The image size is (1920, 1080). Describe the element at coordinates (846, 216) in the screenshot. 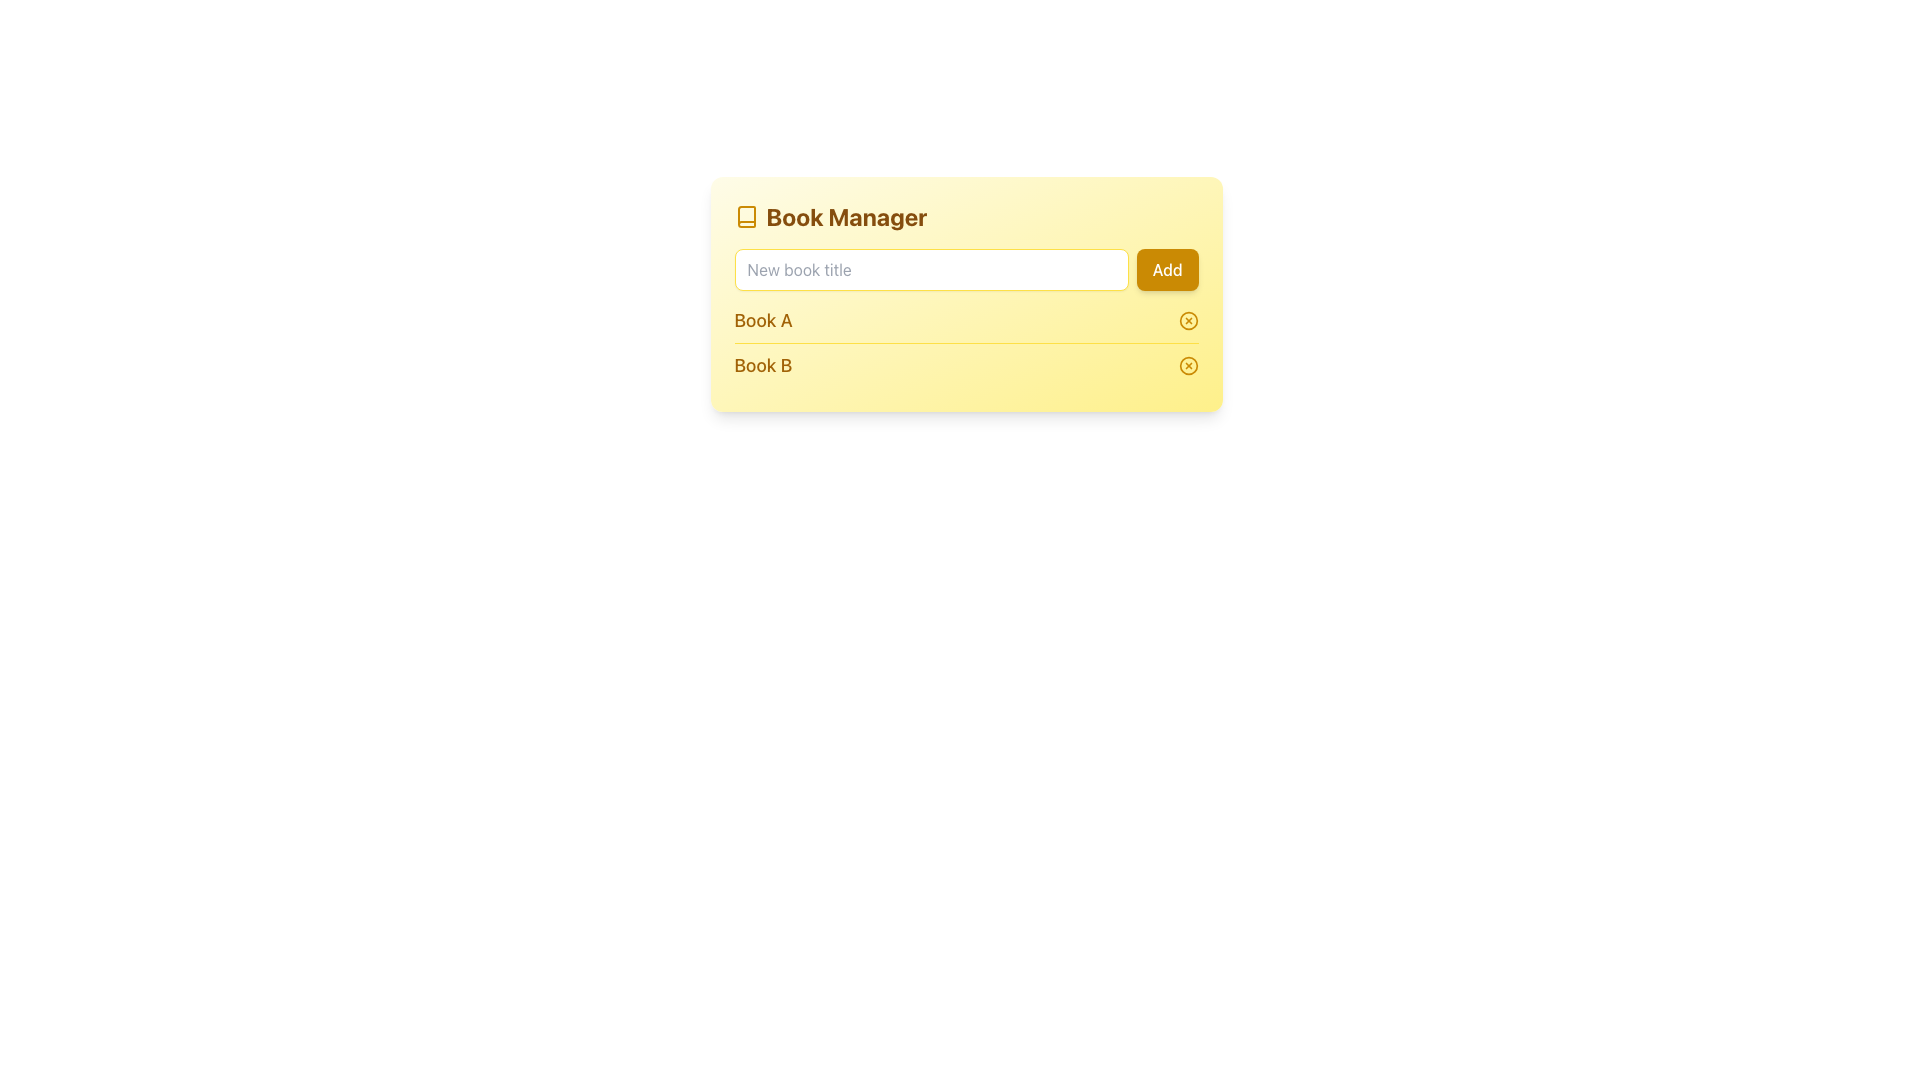

I see `text label that serves as a title or header for the section, positioned in the top-left of a yellow card box` at that location.